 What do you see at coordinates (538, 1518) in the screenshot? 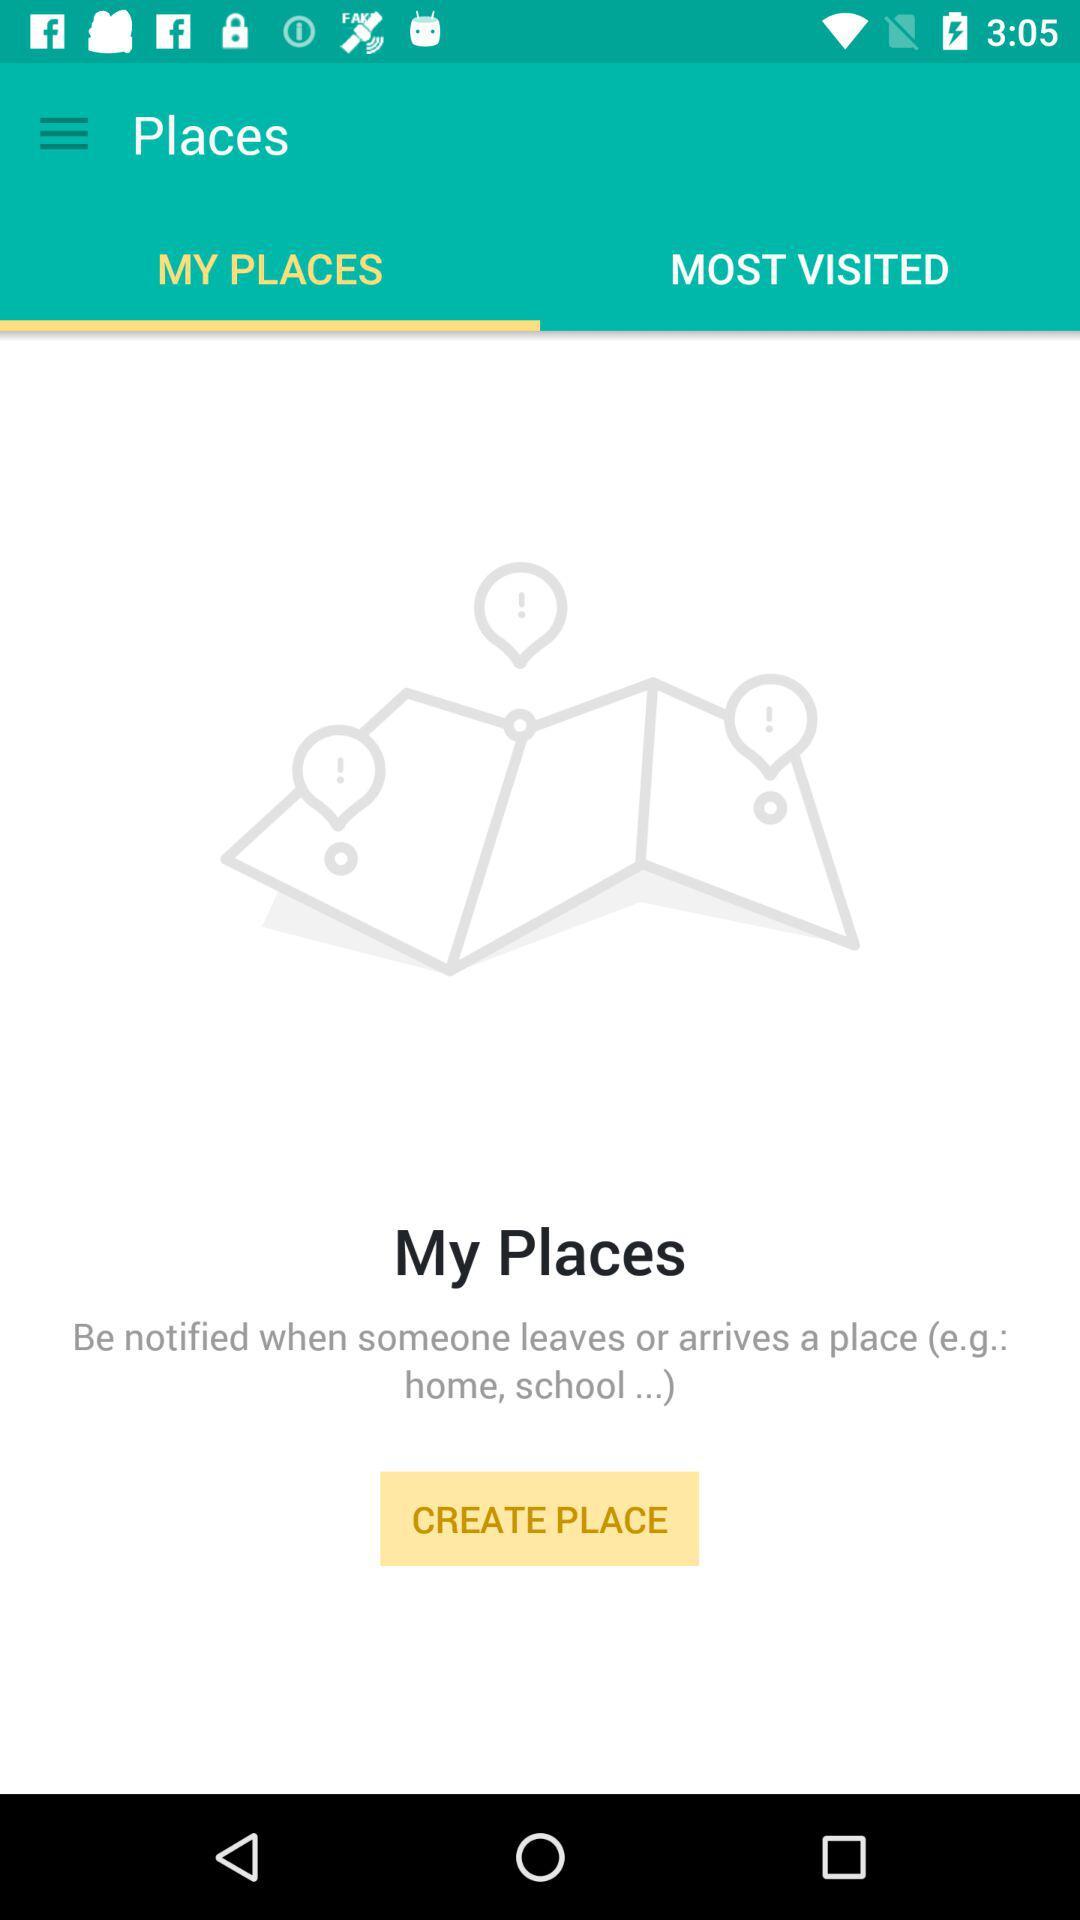
I see `the icon below the be notified when` at bounding box center [538, 1518].